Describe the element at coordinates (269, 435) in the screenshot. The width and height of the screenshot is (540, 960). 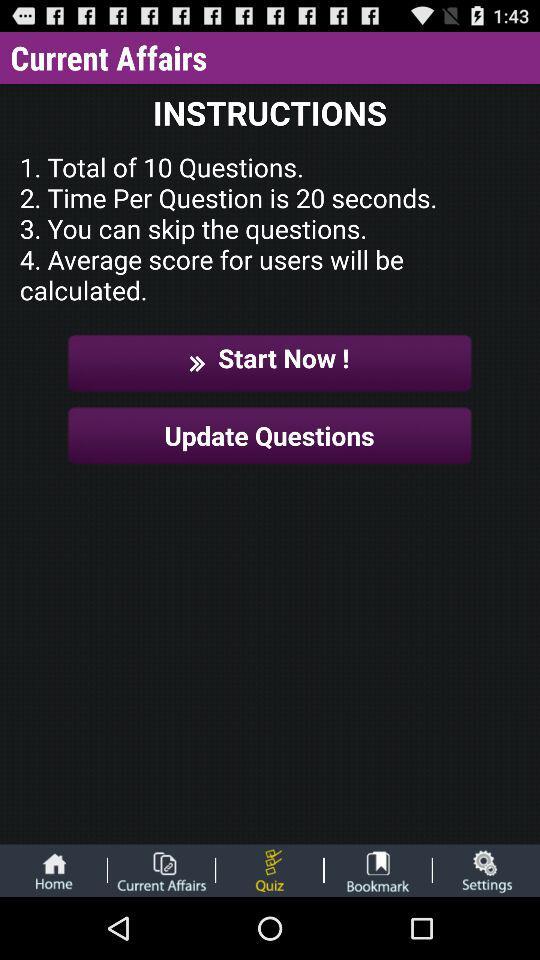
I see `update questions button` at that location.